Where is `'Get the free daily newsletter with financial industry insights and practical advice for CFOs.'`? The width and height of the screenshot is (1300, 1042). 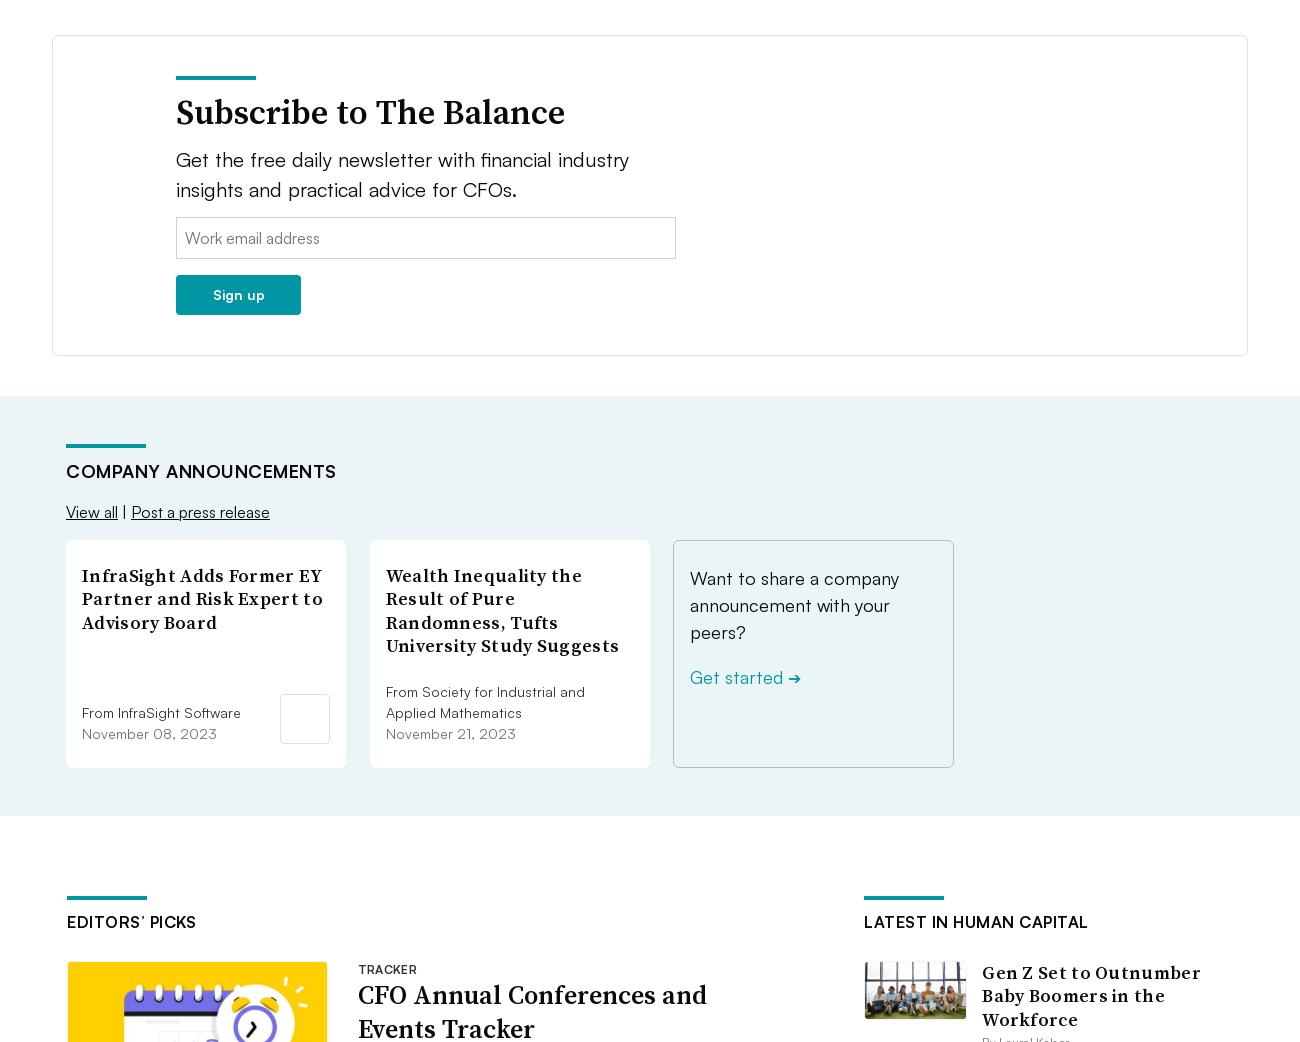
'Get the free daily newsletter with financial industry insights and practical advice for CFOs.' is located at coordinates (402, 173).